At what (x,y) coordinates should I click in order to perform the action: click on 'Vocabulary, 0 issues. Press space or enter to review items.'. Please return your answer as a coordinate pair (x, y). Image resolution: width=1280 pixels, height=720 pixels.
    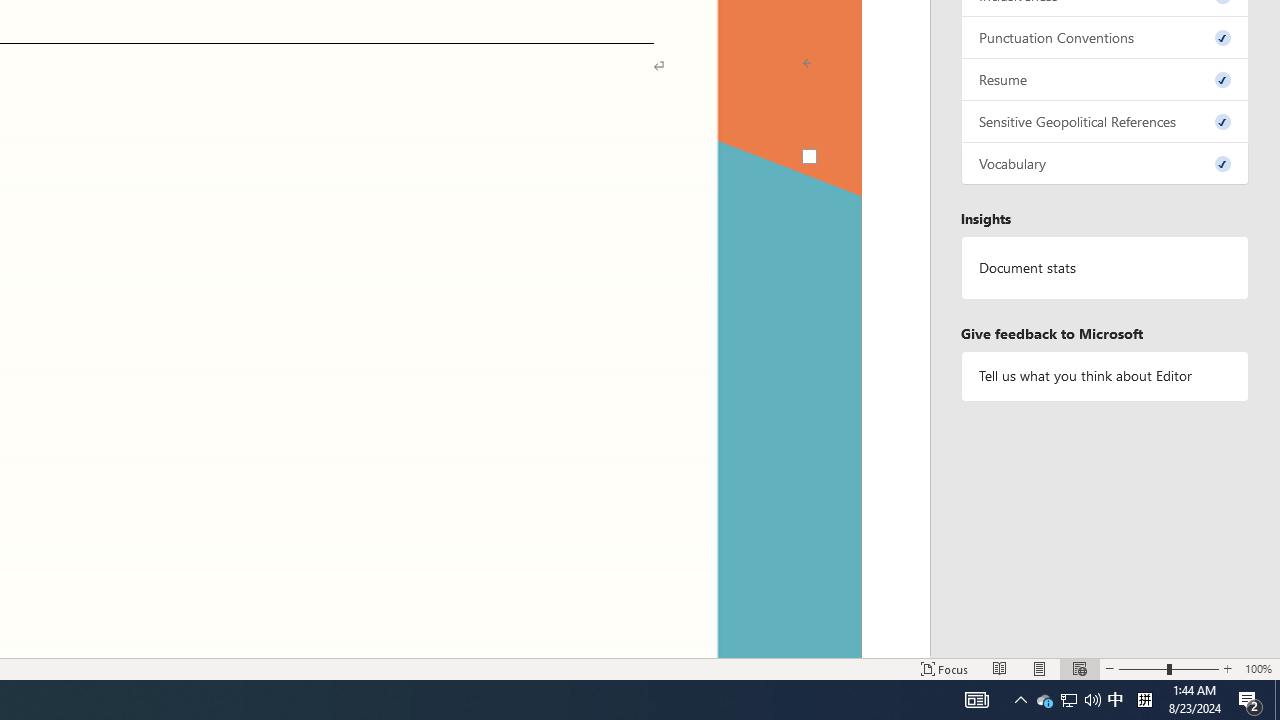
    Looking at the image, I should click on (1104, 162).